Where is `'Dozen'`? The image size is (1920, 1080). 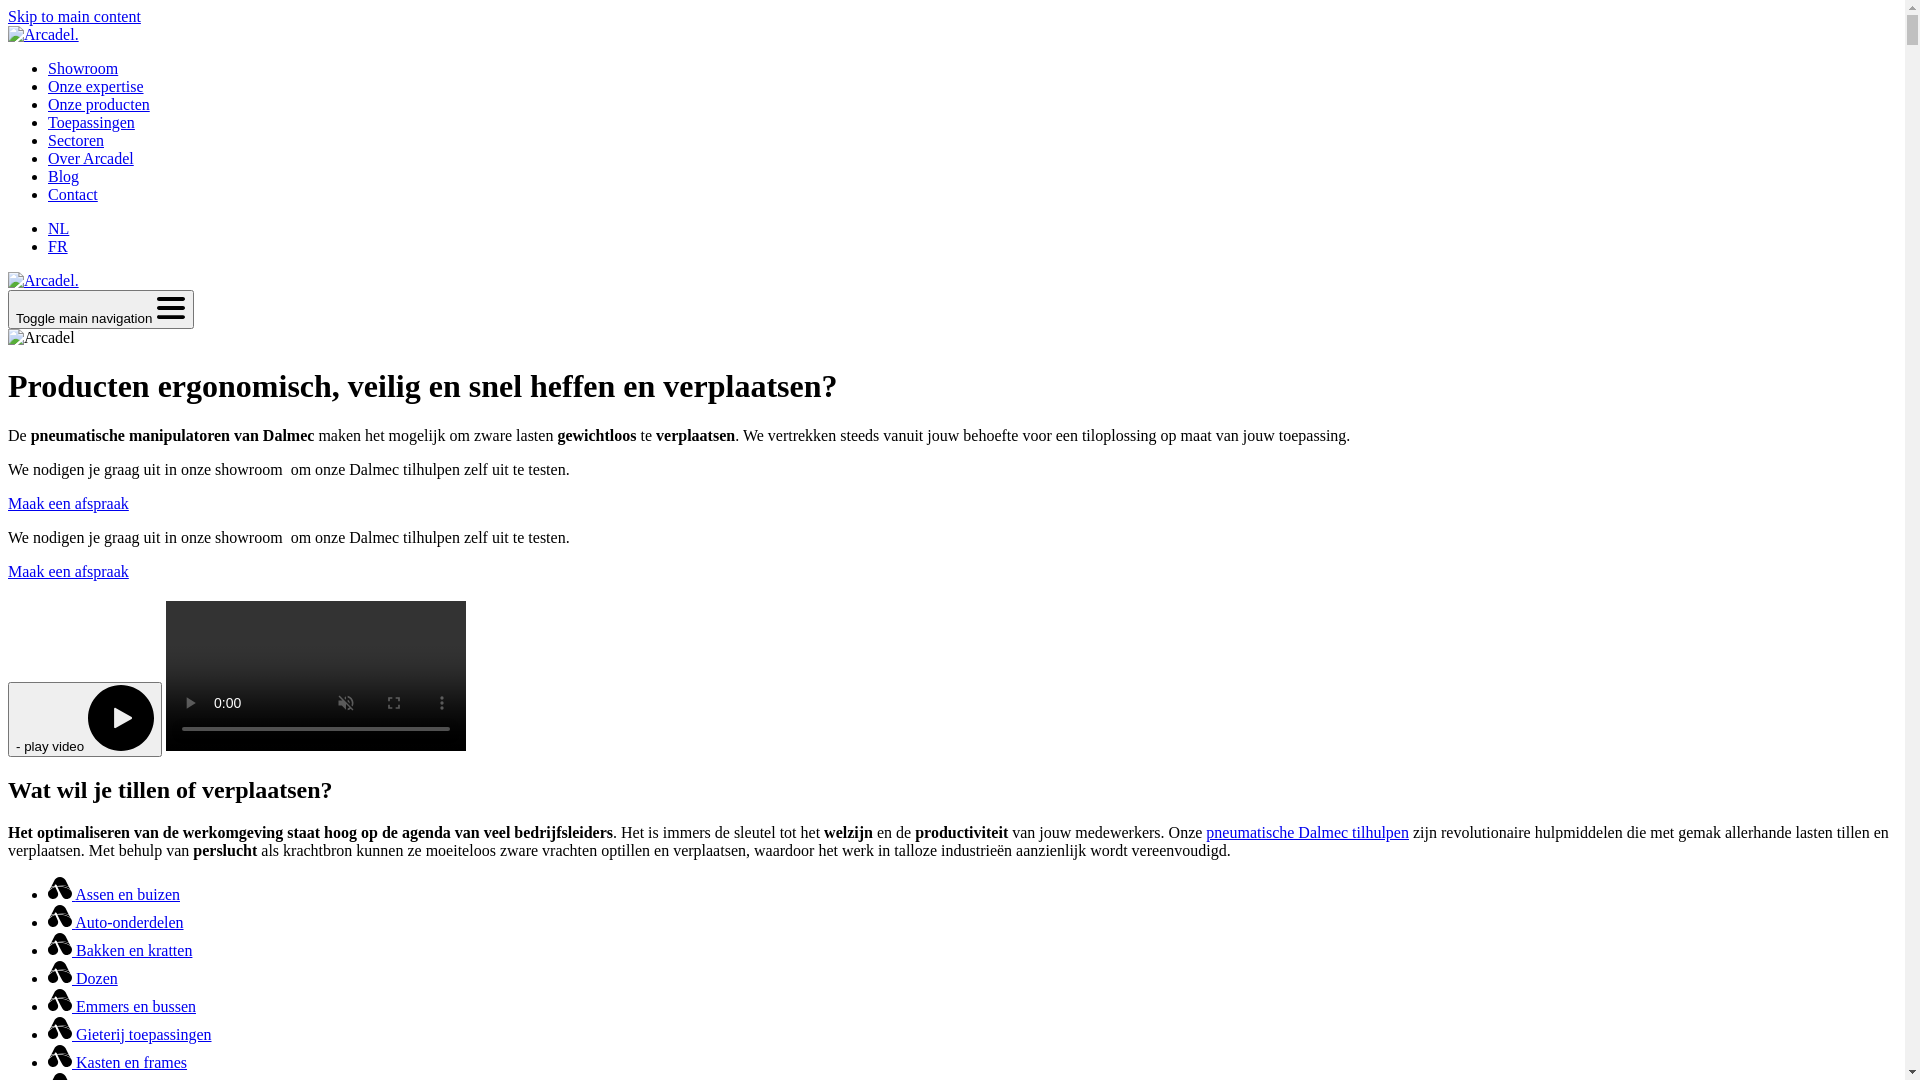 'Dozen' is located at coordinates (81, 977).